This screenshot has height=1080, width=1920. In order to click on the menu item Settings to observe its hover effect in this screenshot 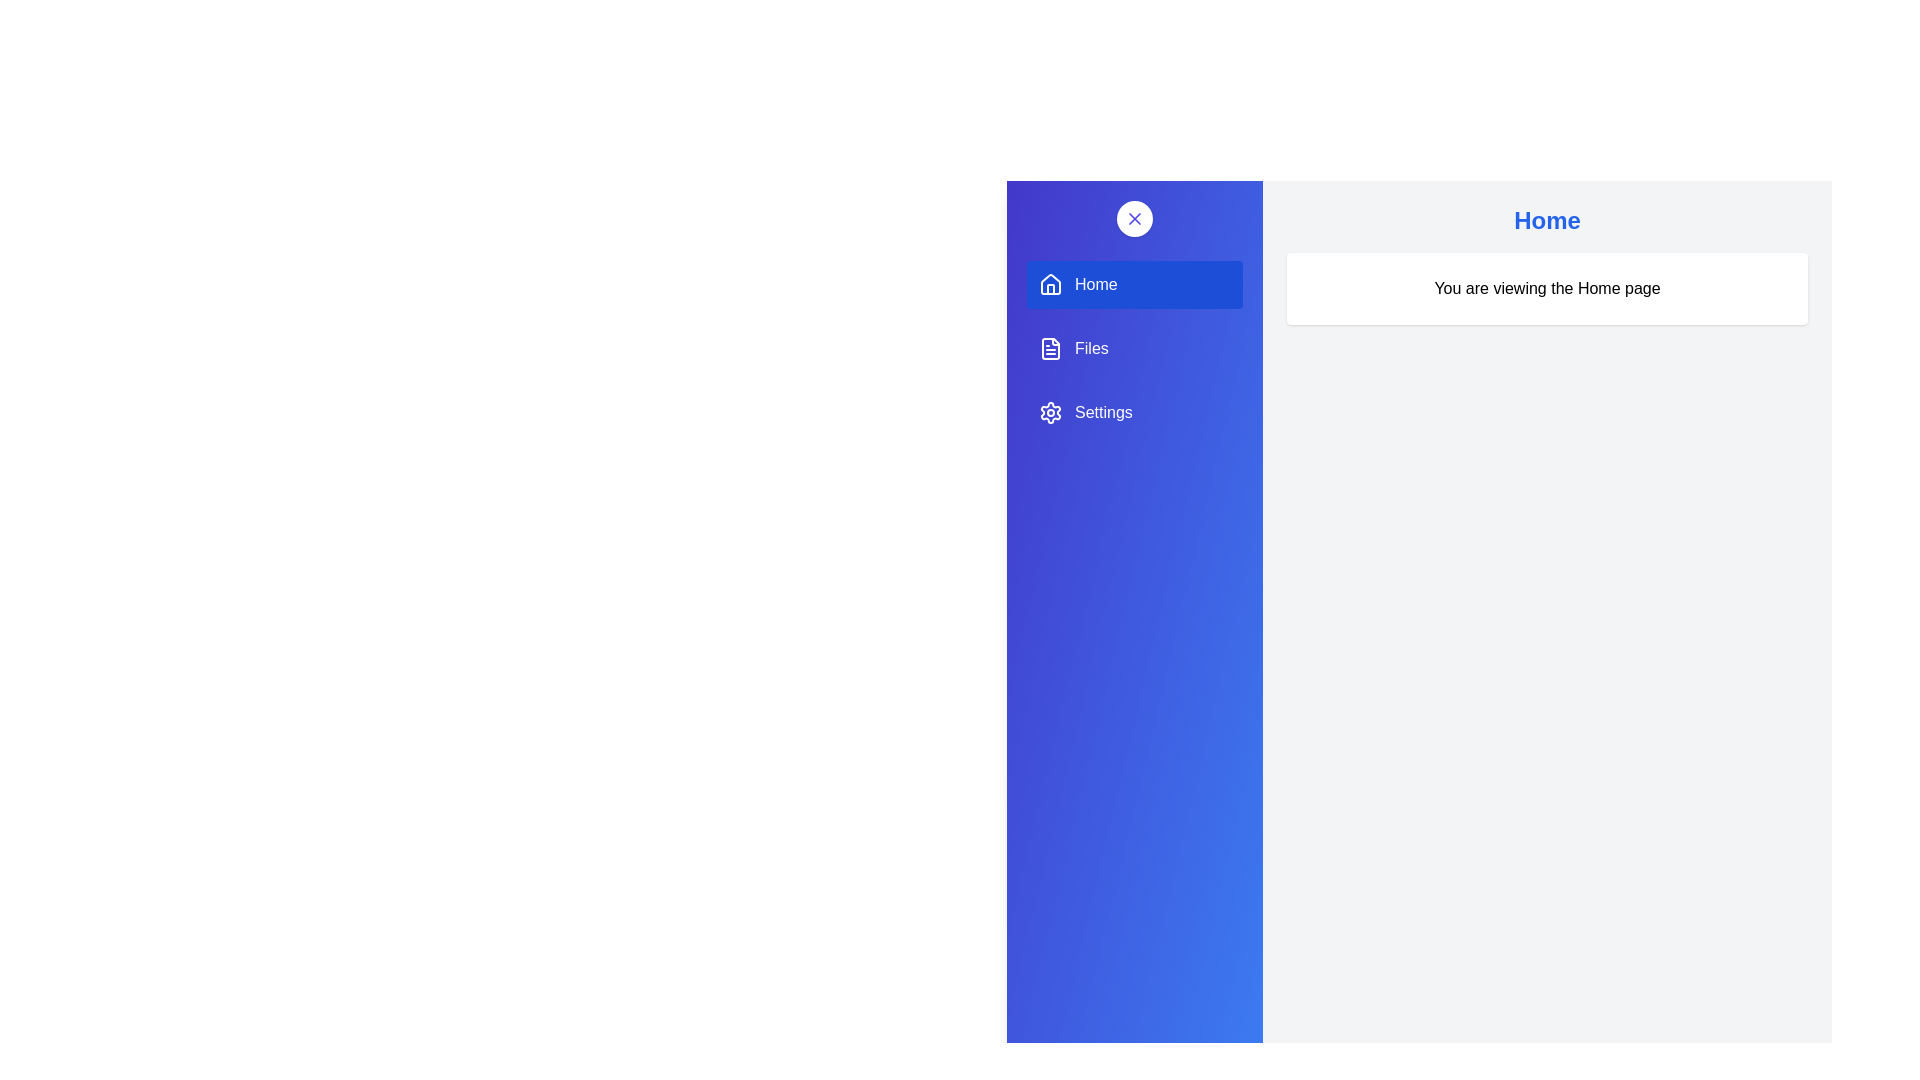, I will do `click(1134, 411)`.